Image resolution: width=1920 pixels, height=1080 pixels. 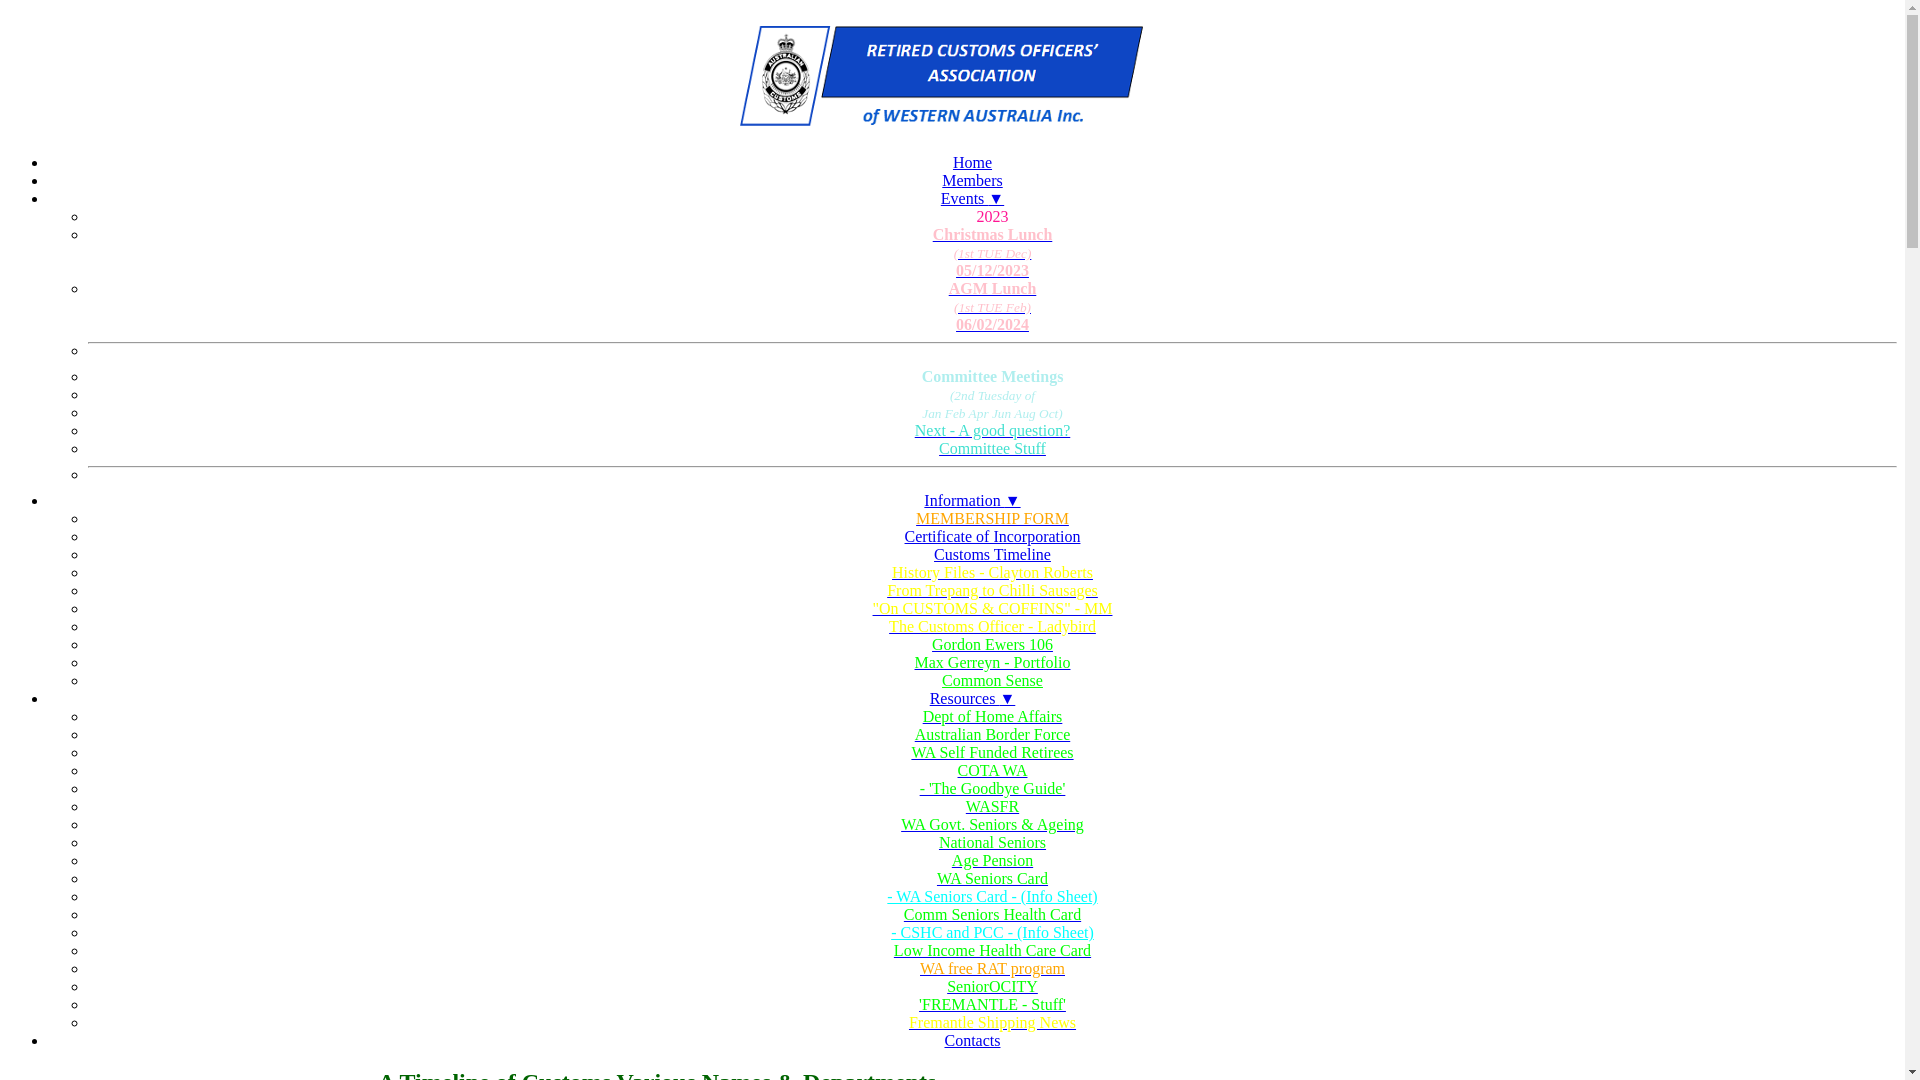 I want to click on 'AGM Lunch, so click(x=992, y=307).